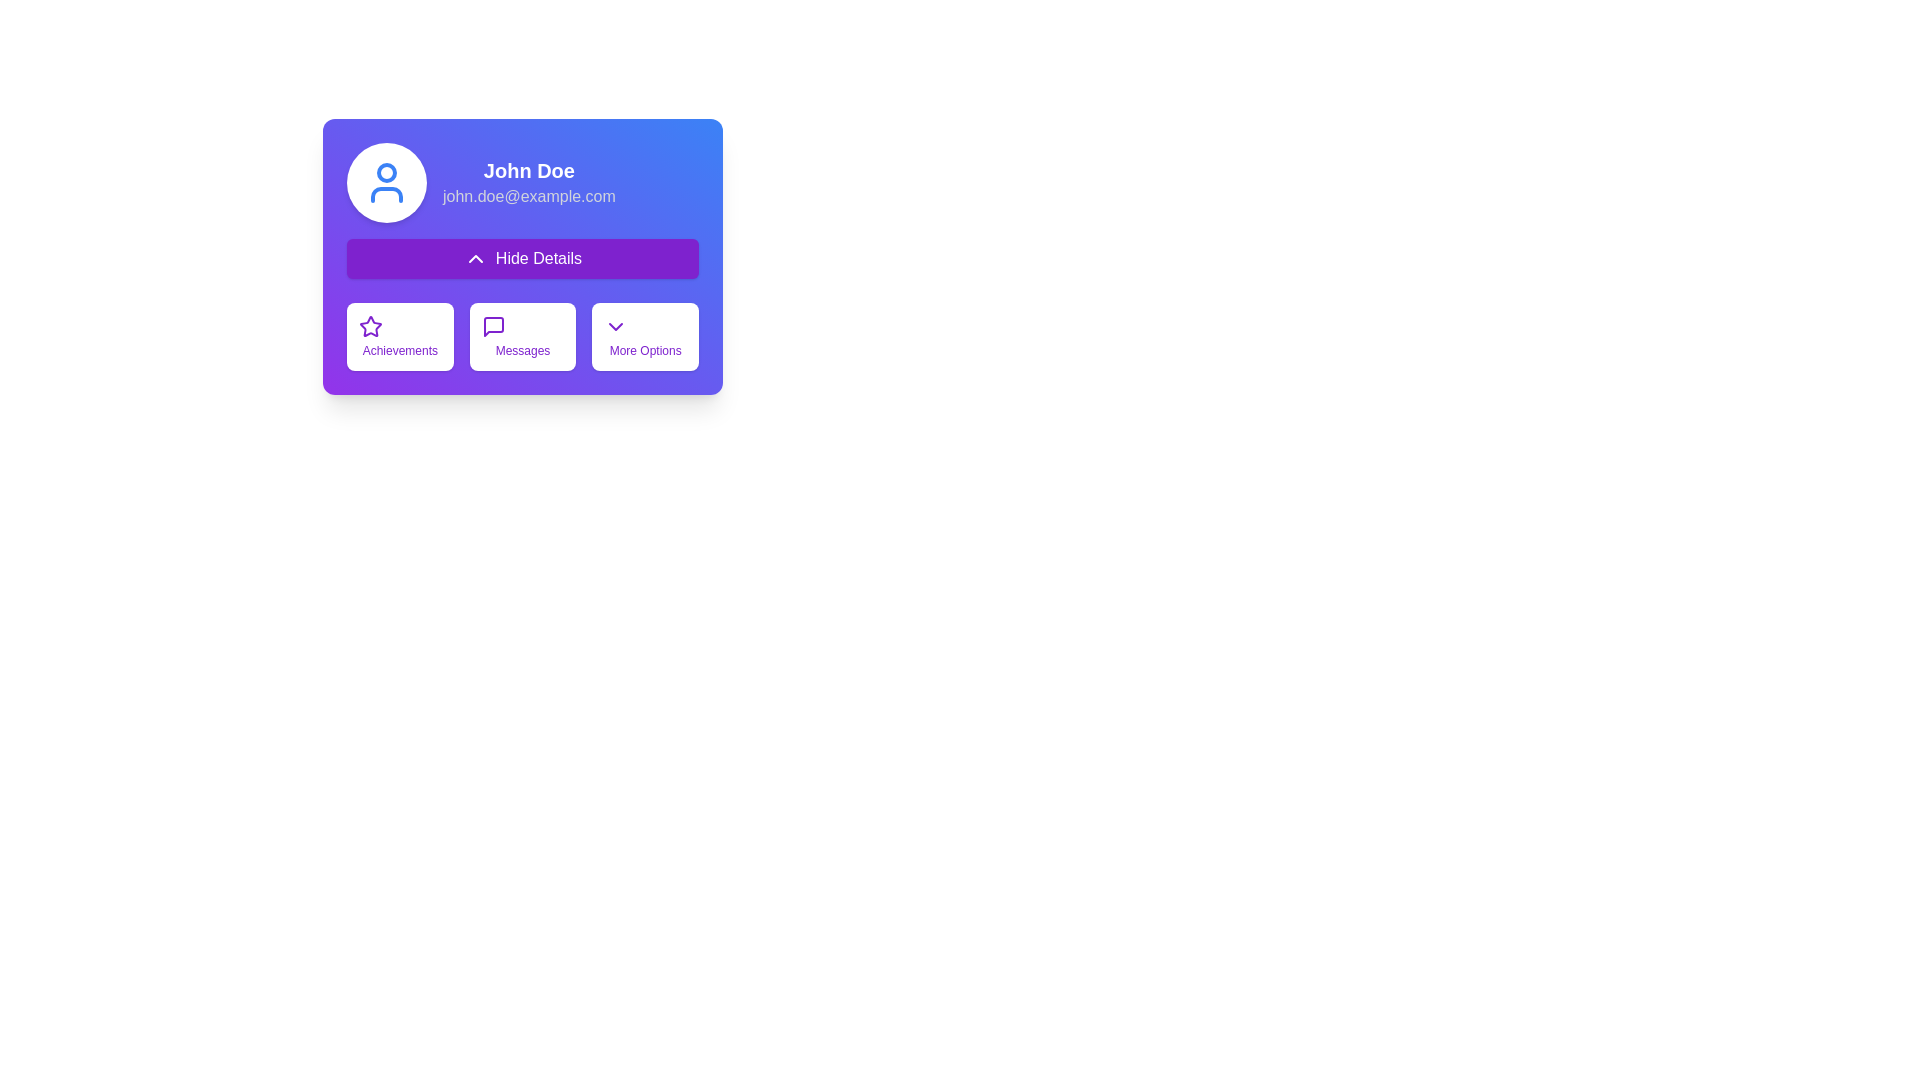 The height and width of the screenshot is (1080, 1920). I want to click on the speech bubble icon within the 'Messages' button, which is centrally located in the second row of the card, so click(493, 326).